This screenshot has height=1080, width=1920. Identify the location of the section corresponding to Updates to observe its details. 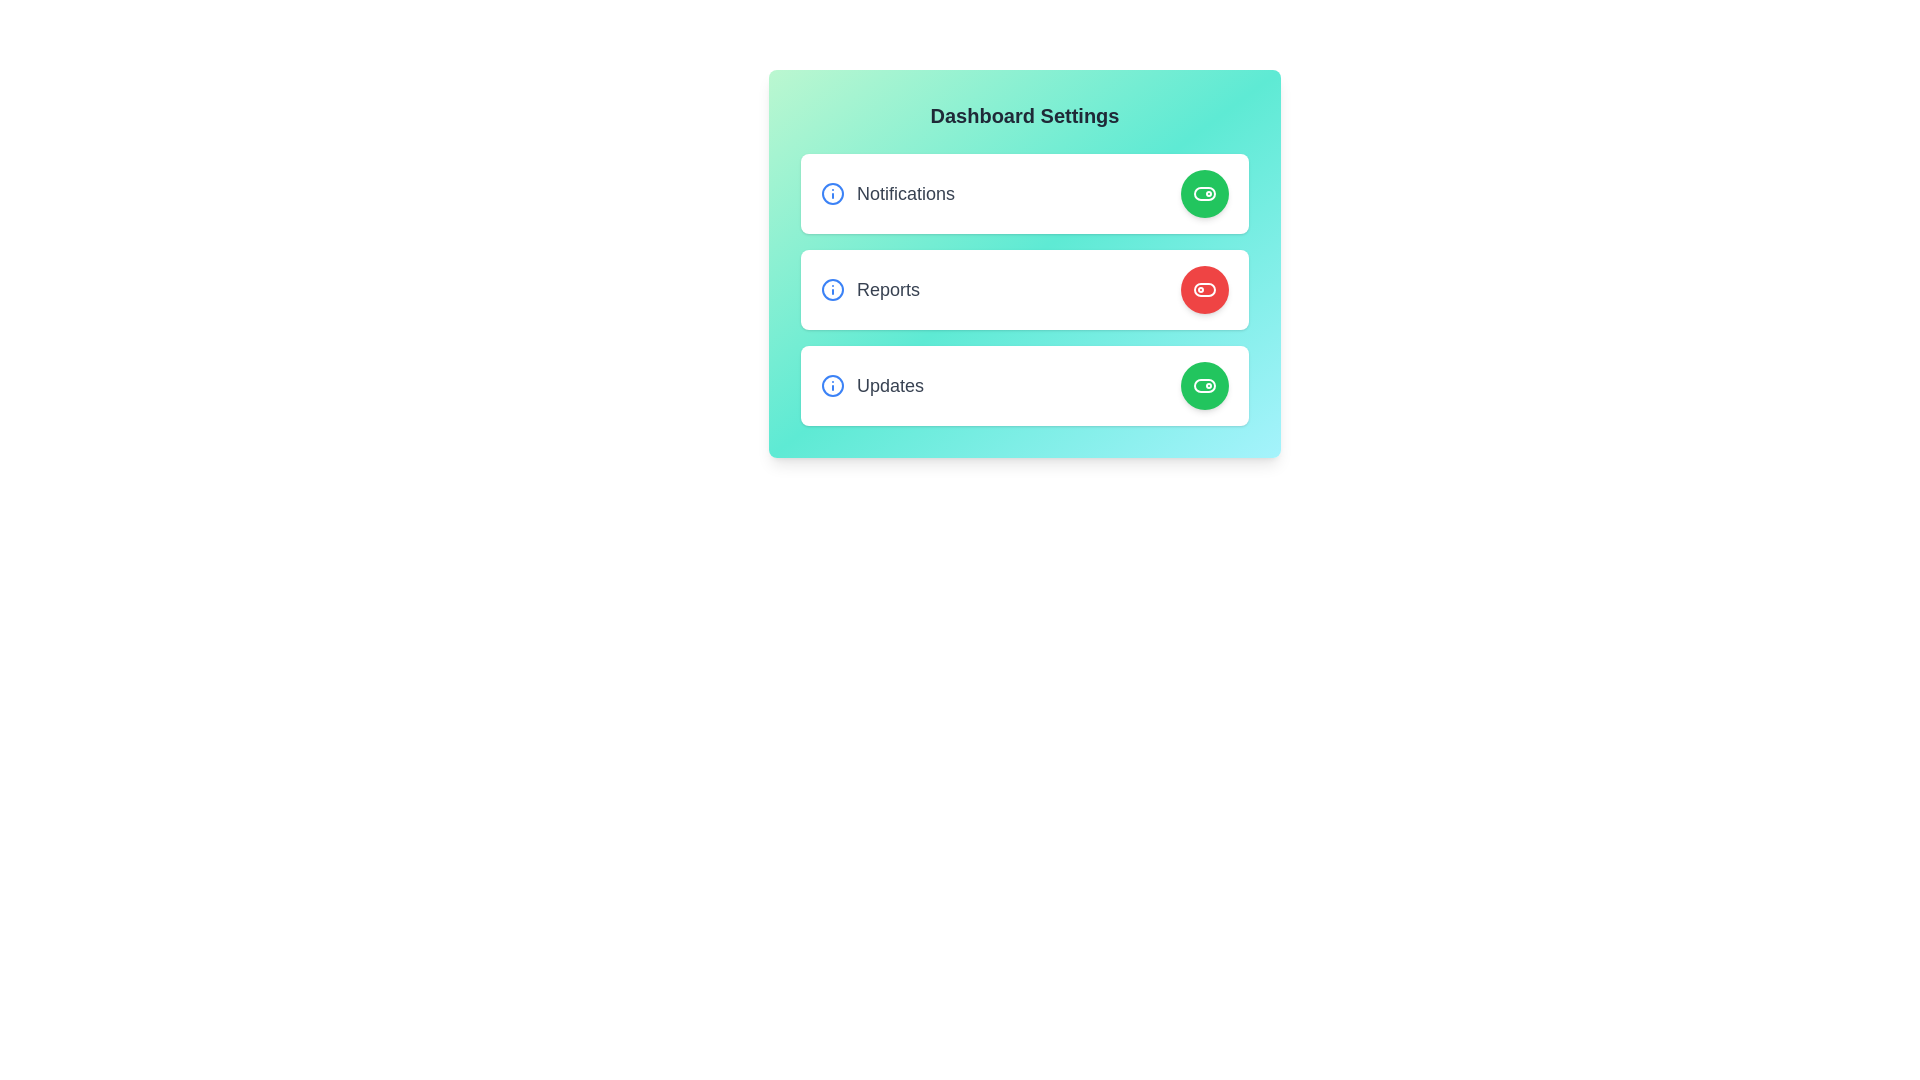
(1025, 385).